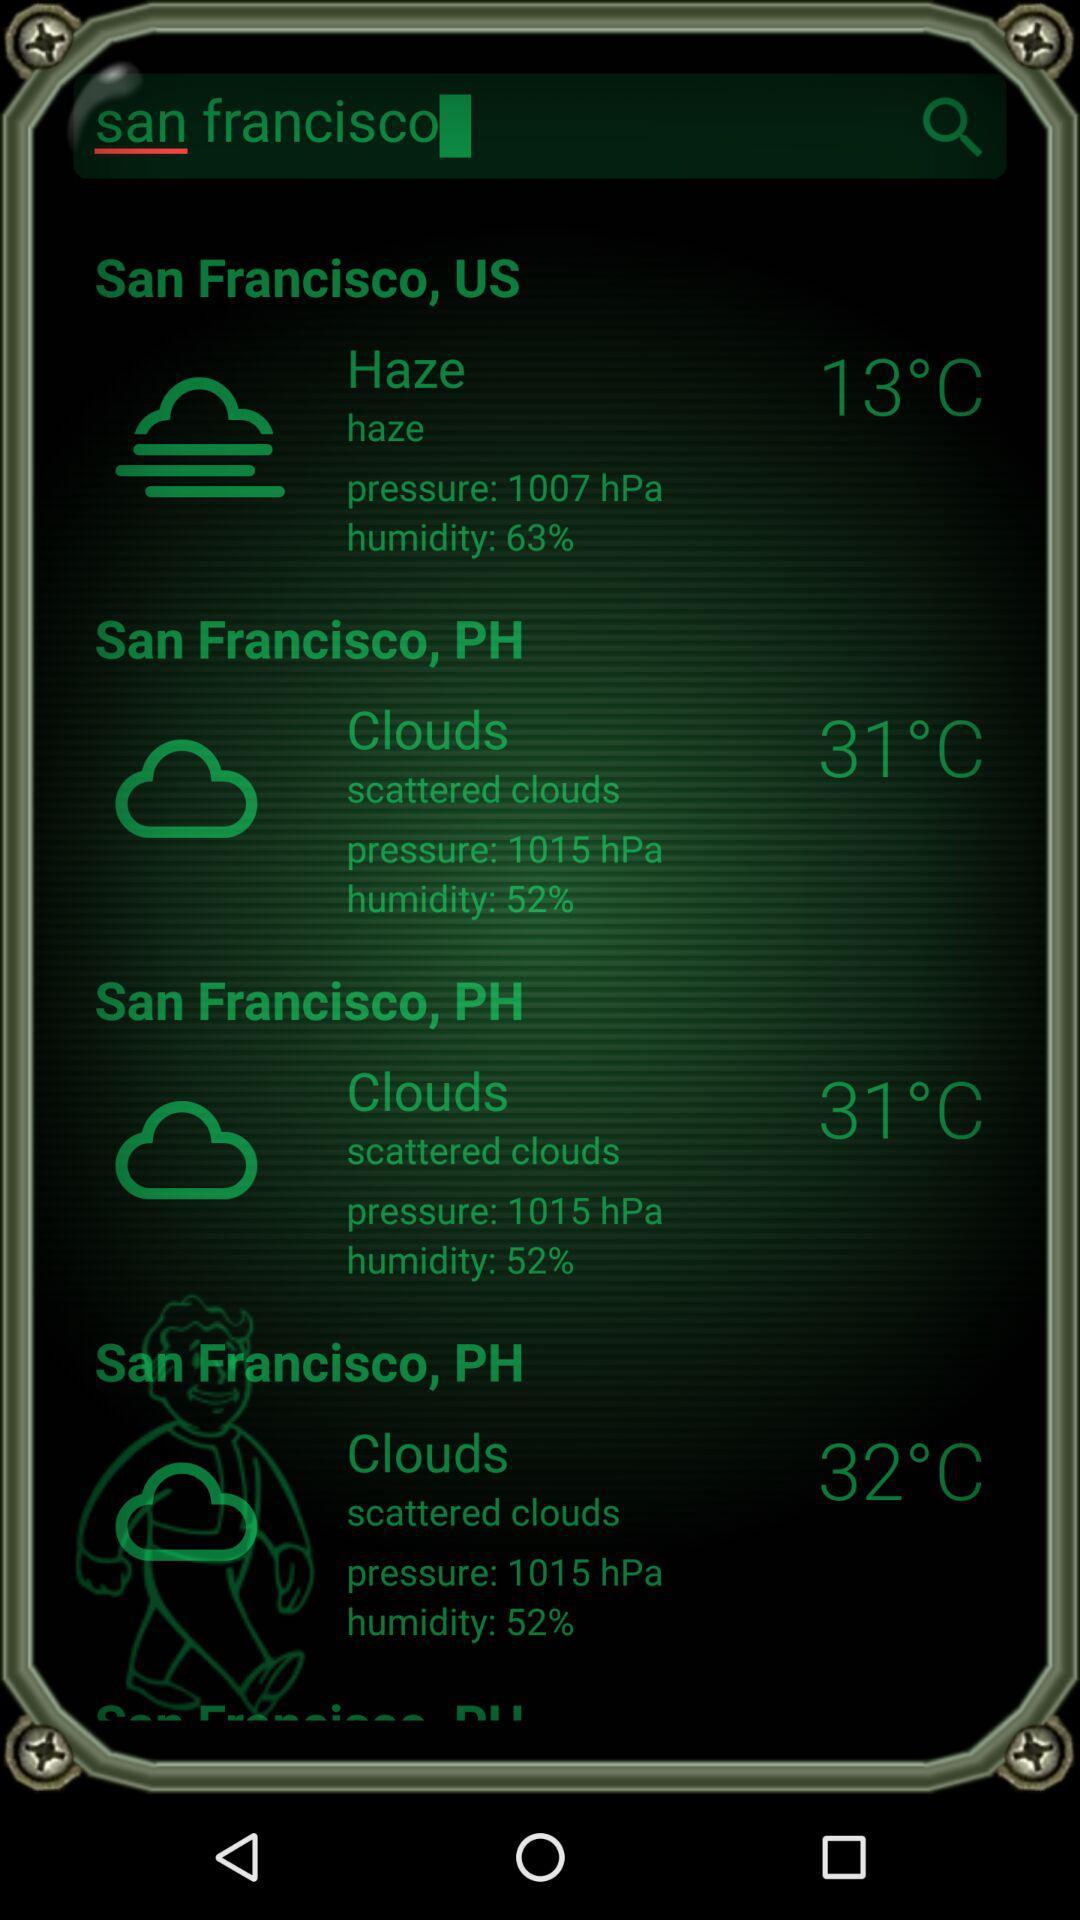  Describe the element at coordinates (952, 124) in the screenshot. I see `the search icon` at that location.